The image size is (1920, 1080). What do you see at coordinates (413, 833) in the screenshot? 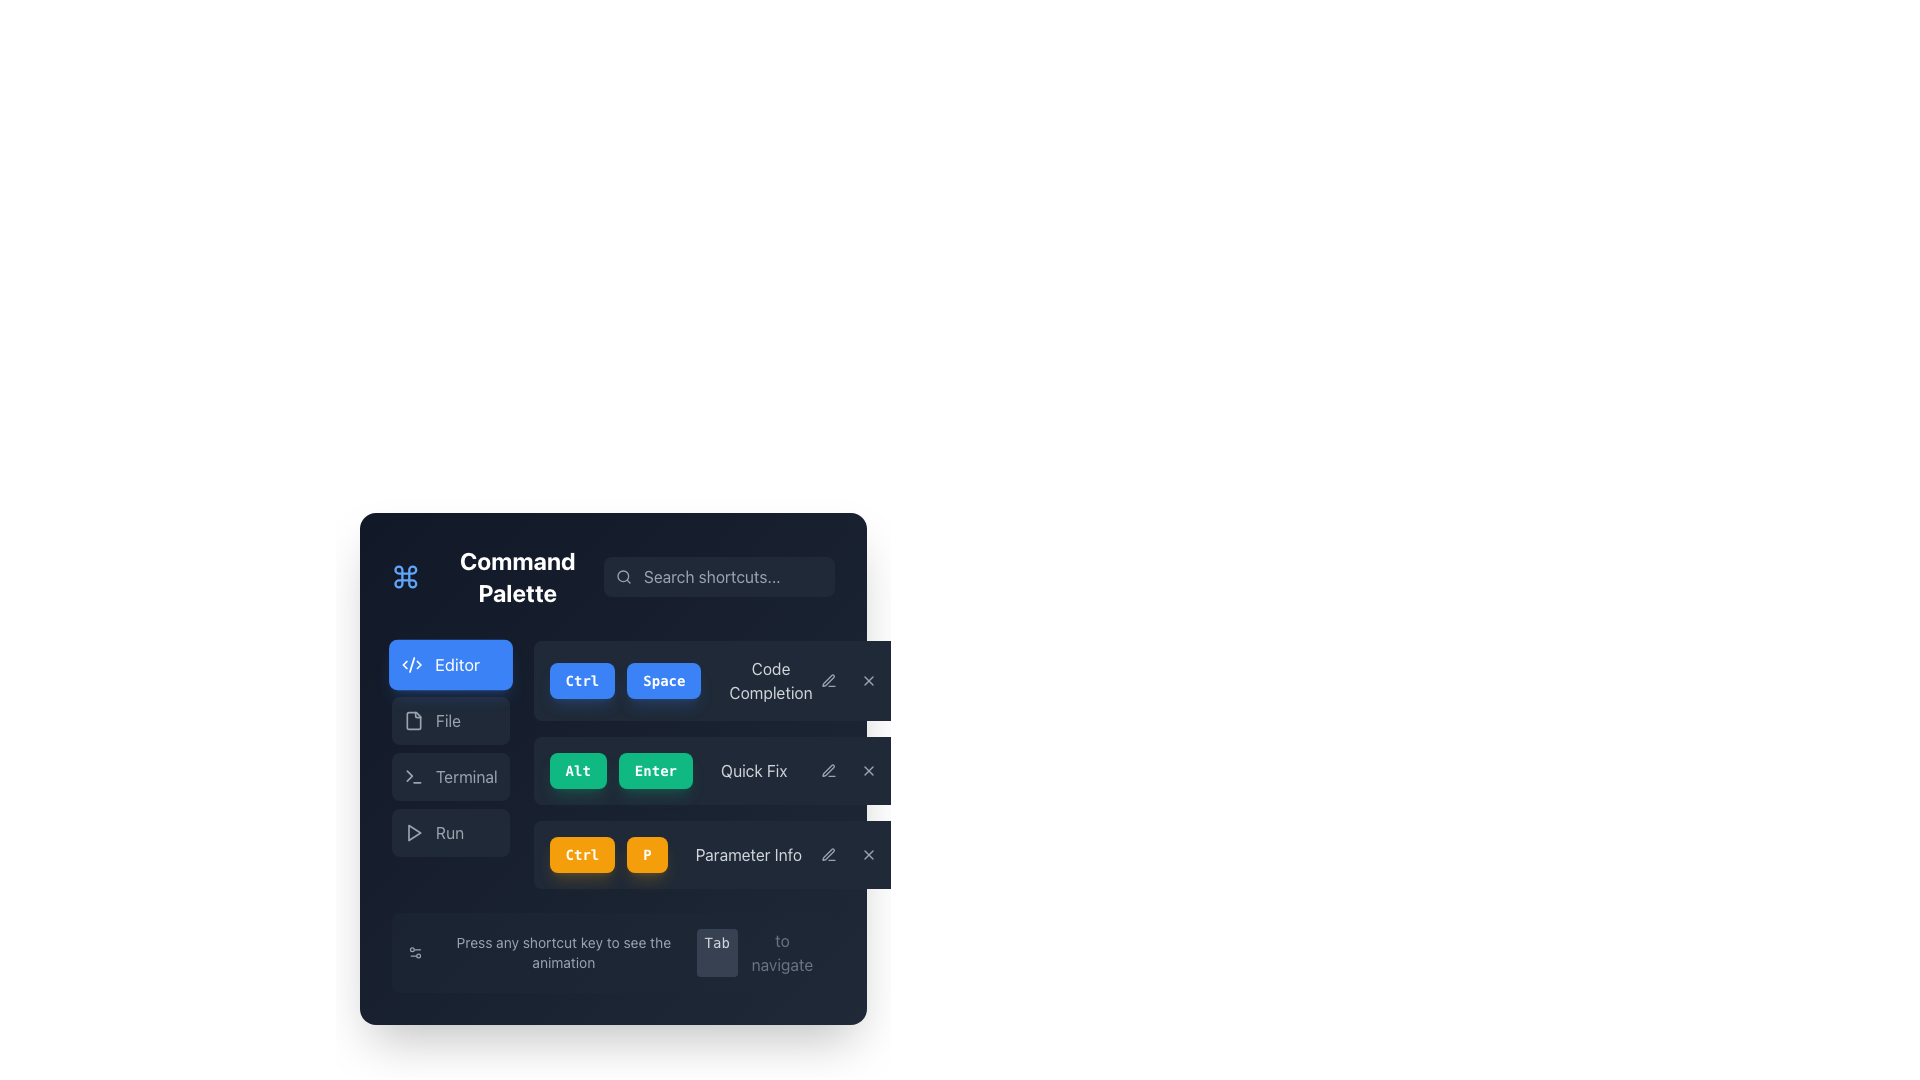
I see `the play-like triangular shape icon located near the bottom-right corner of the command palette interface` at bounding box center [413, 833].